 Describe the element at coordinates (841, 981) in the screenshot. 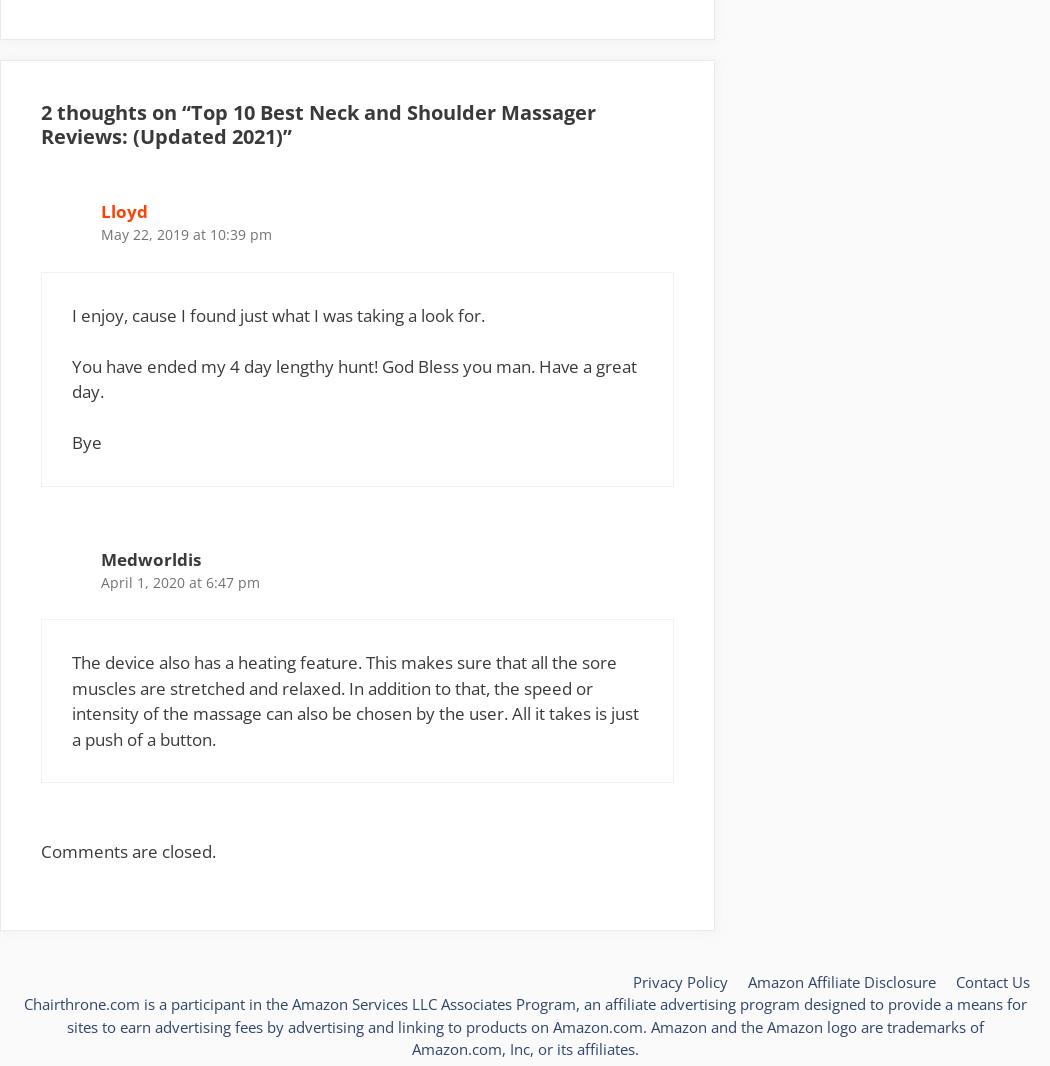

I see `'Amazon Affiliate Disclosure'` at that location.